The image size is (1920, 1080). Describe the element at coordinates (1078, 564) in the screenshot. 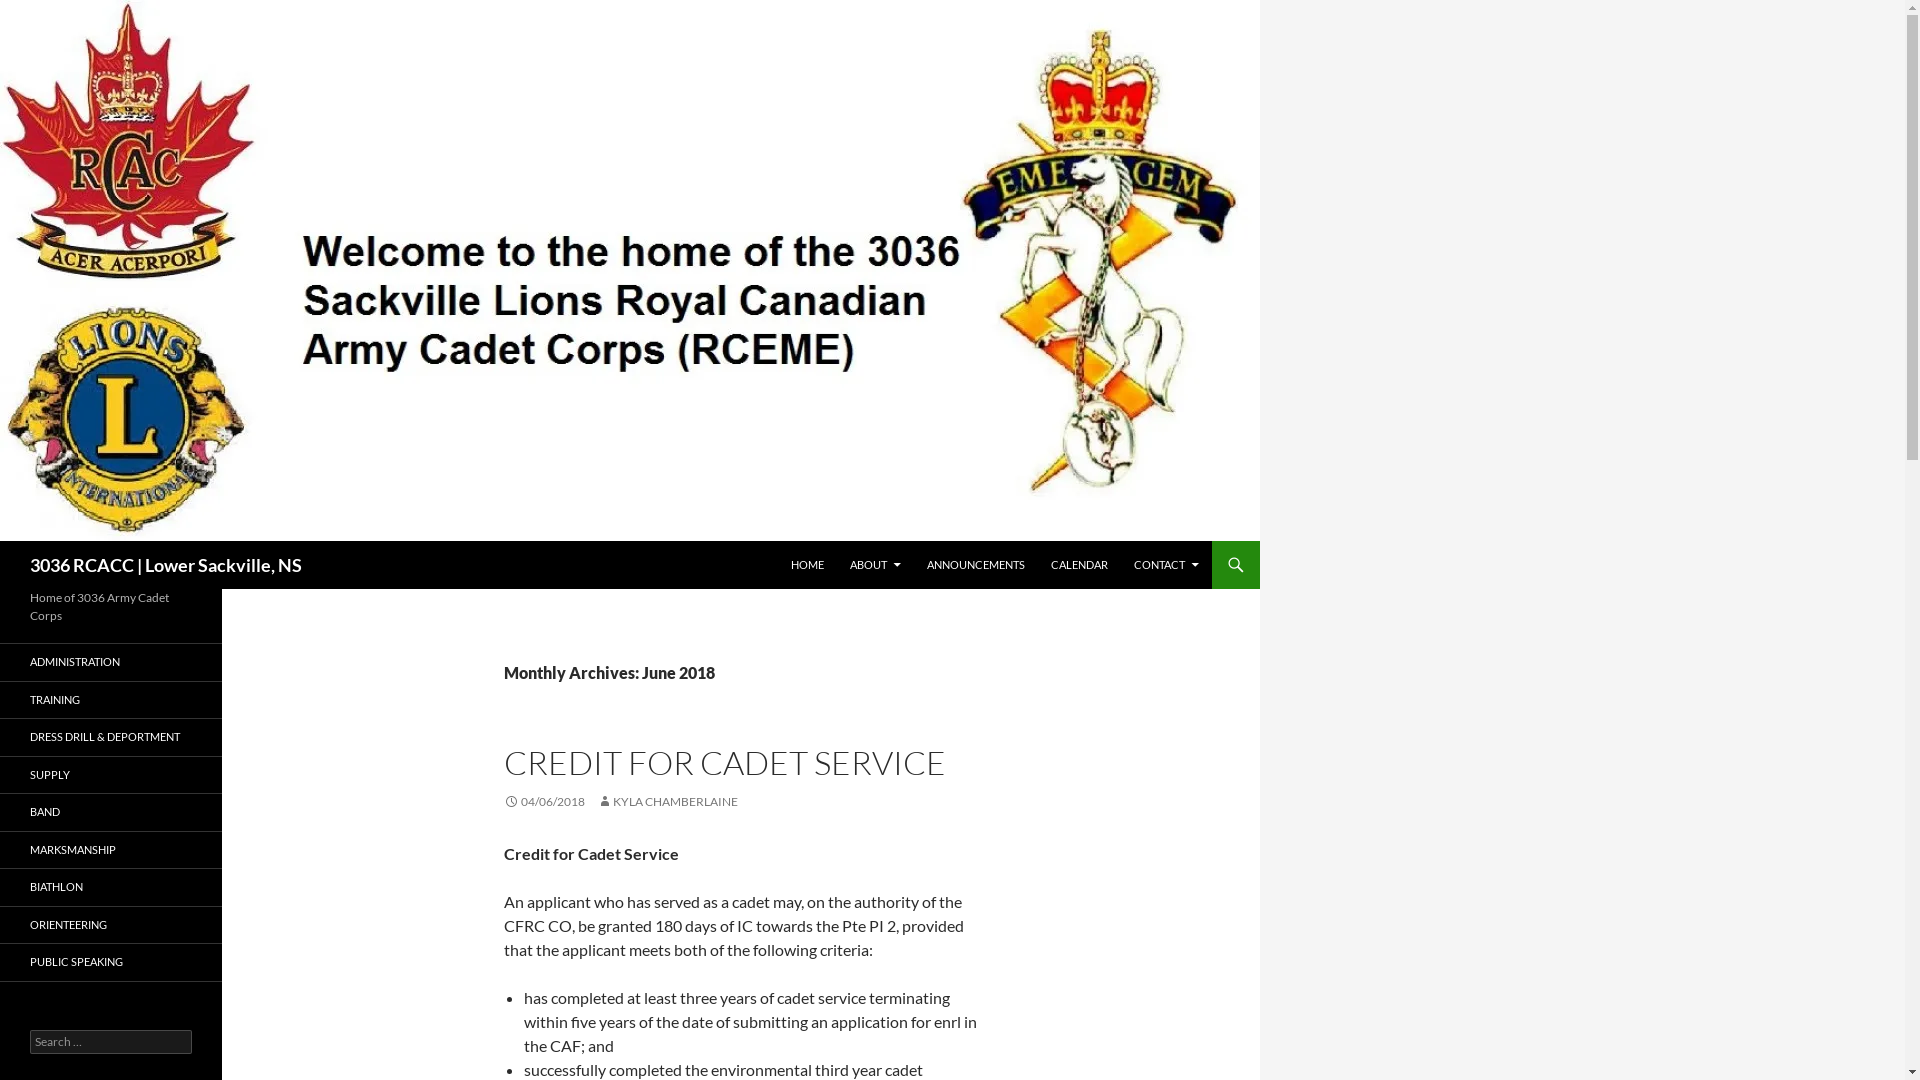

I see `'CALENDAR'` at that location.